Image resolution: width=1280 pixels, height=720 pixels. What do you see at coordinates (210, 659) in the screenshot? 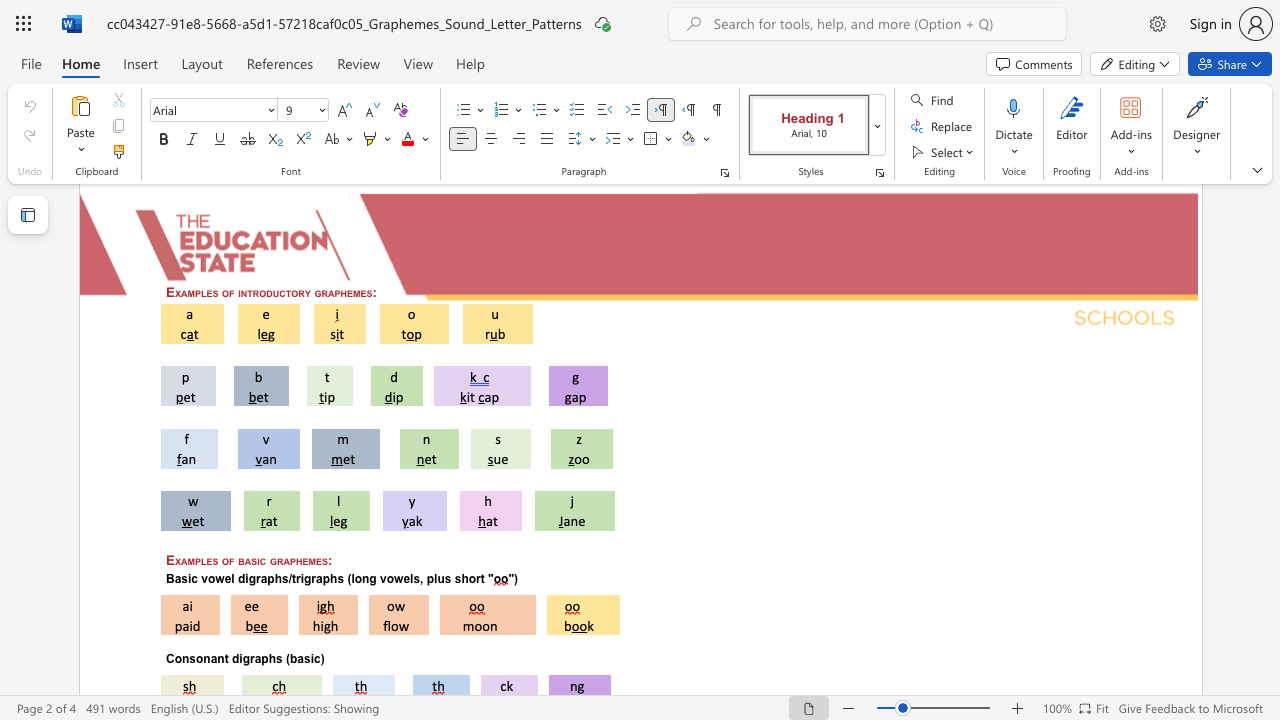
I see `the subset text "ant digraphs (basic" within the text "Consonant digraphs (basic)"` at bounding box center [210, 659].